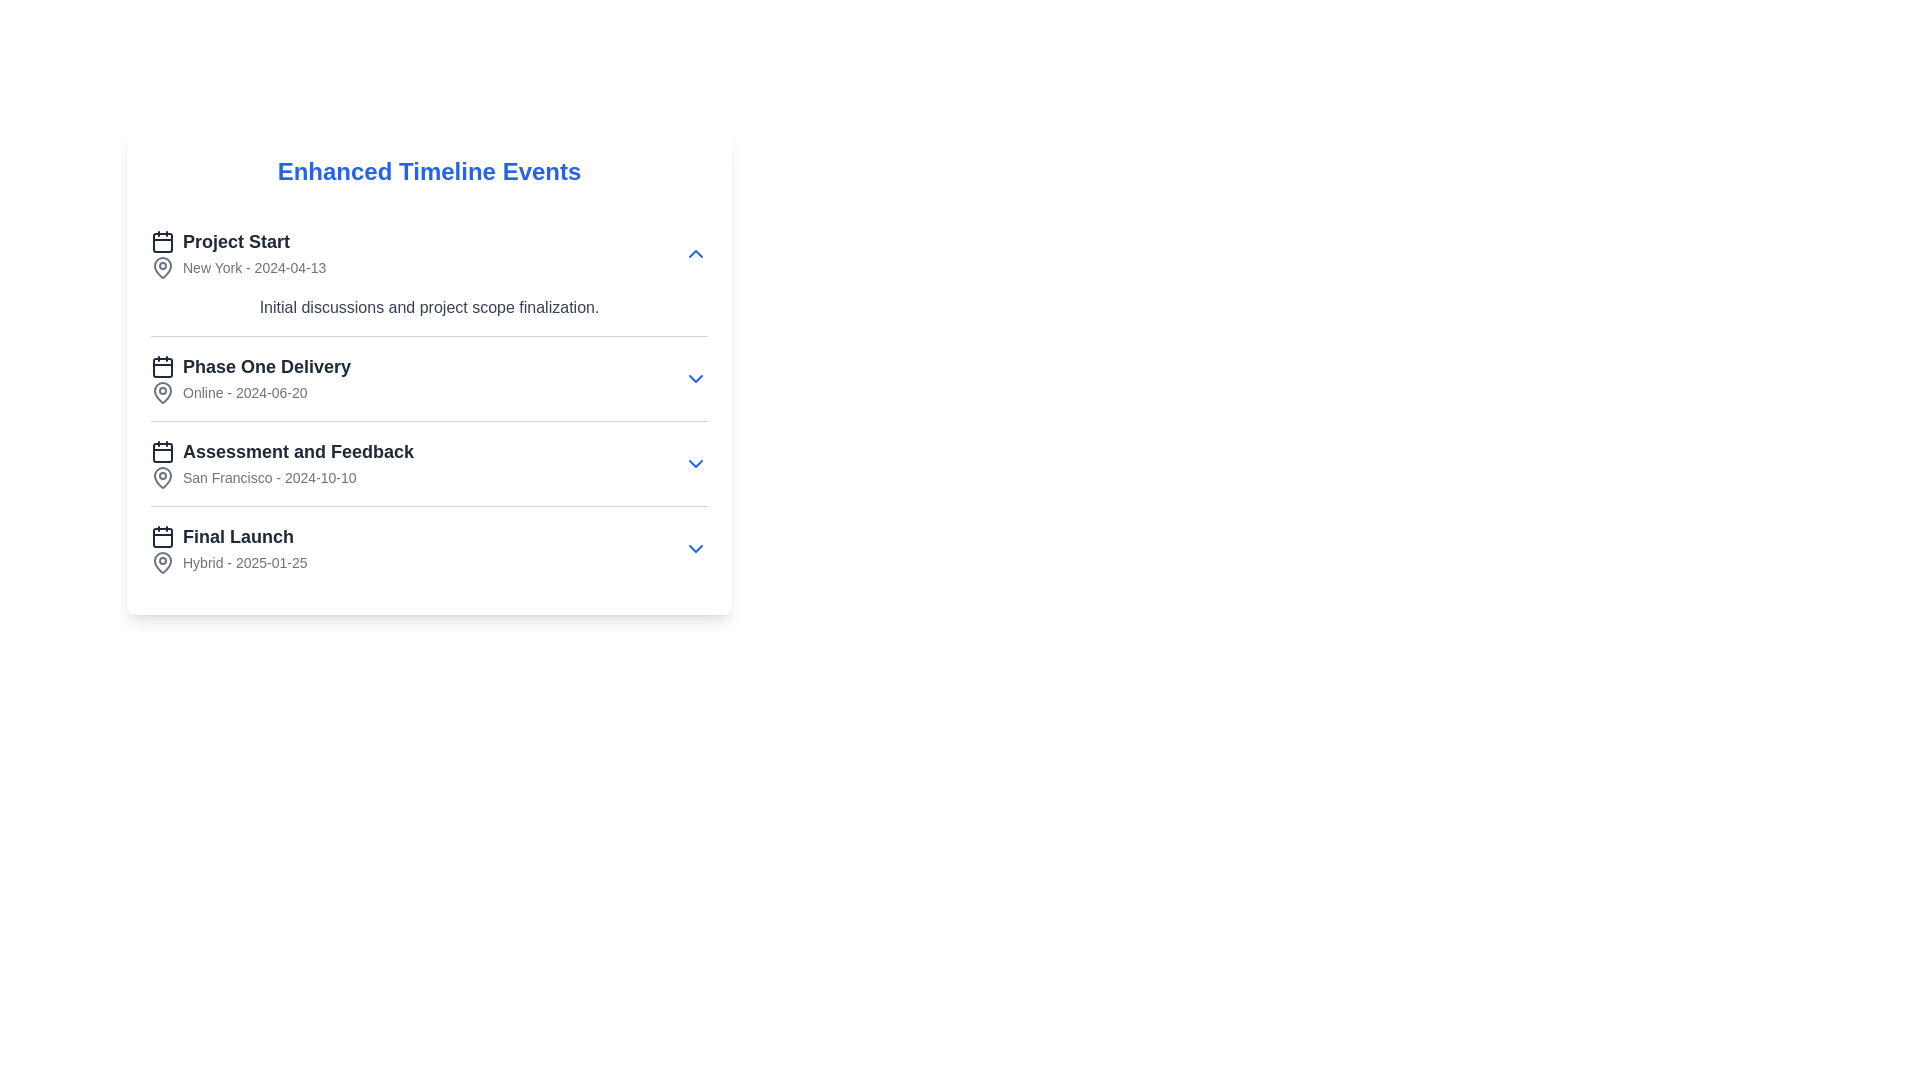 This screenshot has height=1080, width=1920. I want to click on the text entry displaying 'New York - 2024-04-13' located below 'Project Start' under 'Enhanced Timeline Events', so click(238, 266).